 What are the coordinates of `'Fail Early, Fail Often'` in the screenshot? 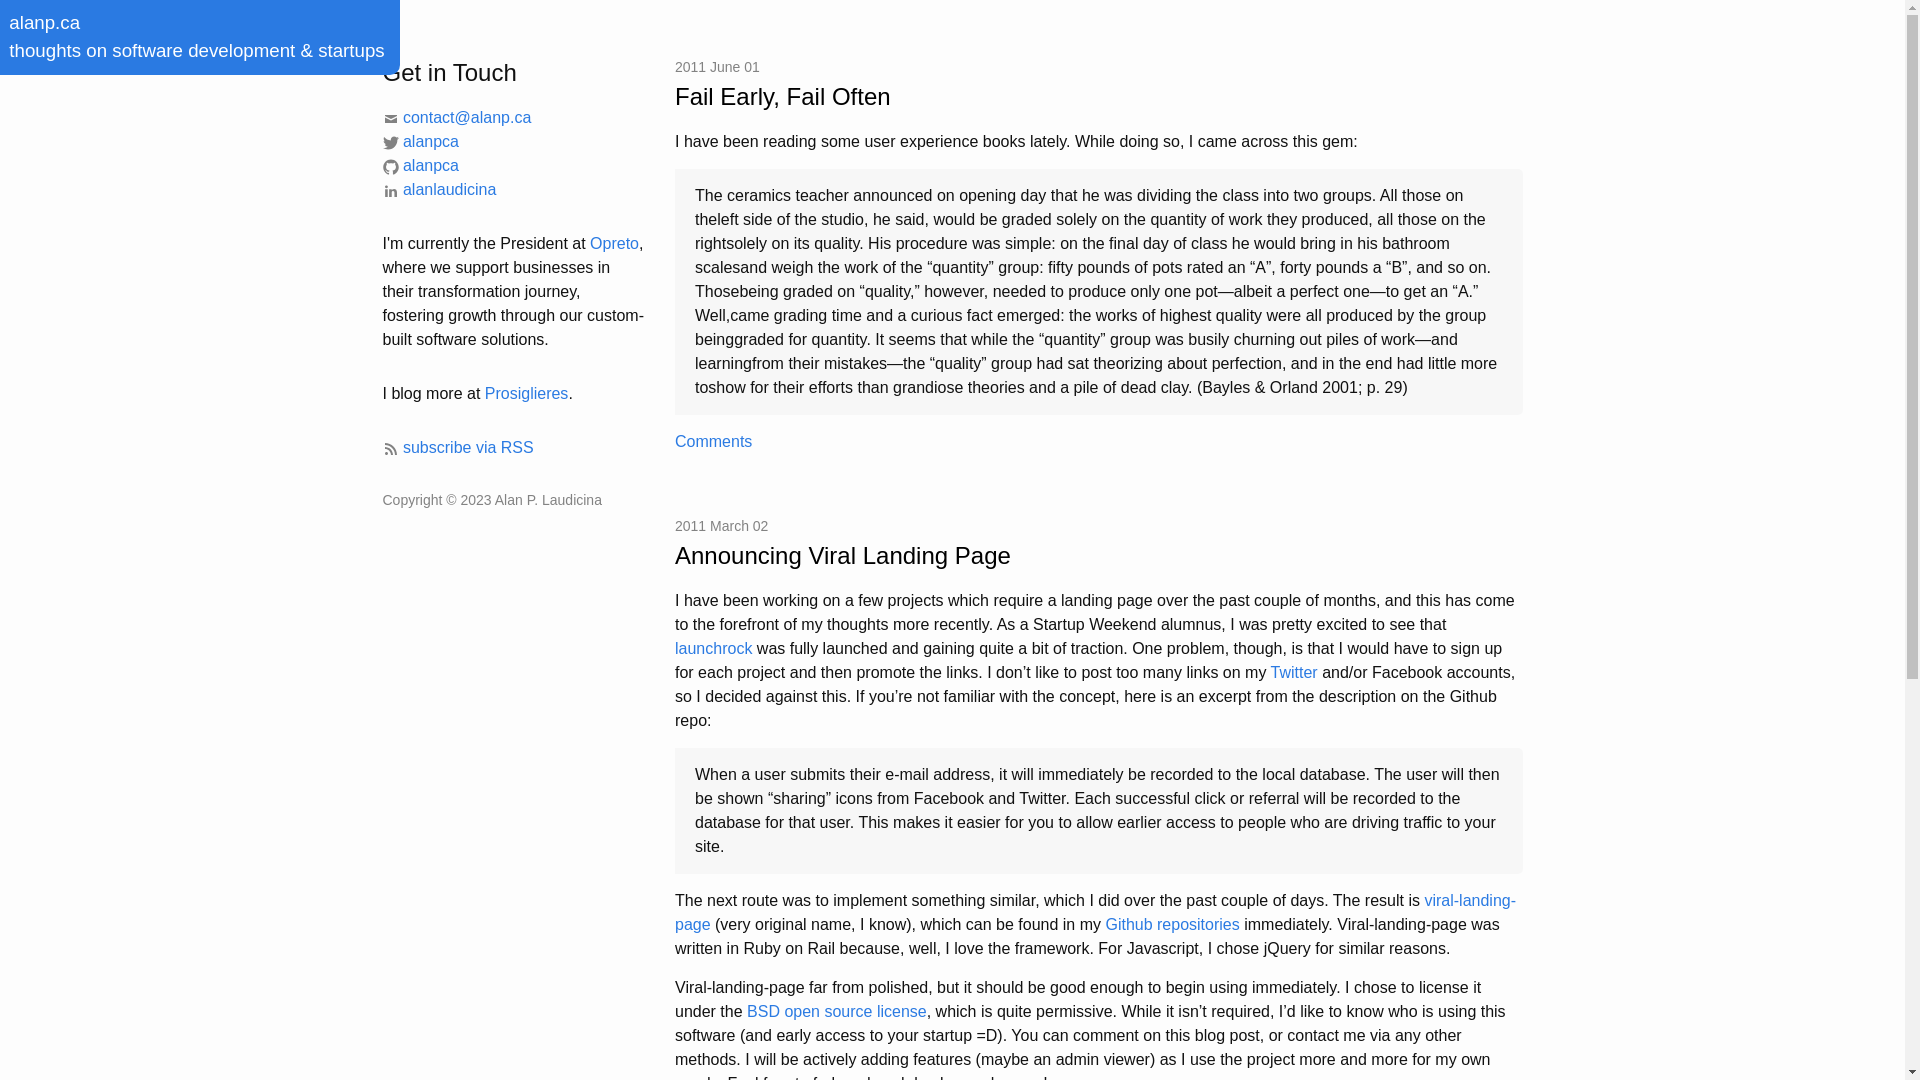 It's located at (1098, 96).